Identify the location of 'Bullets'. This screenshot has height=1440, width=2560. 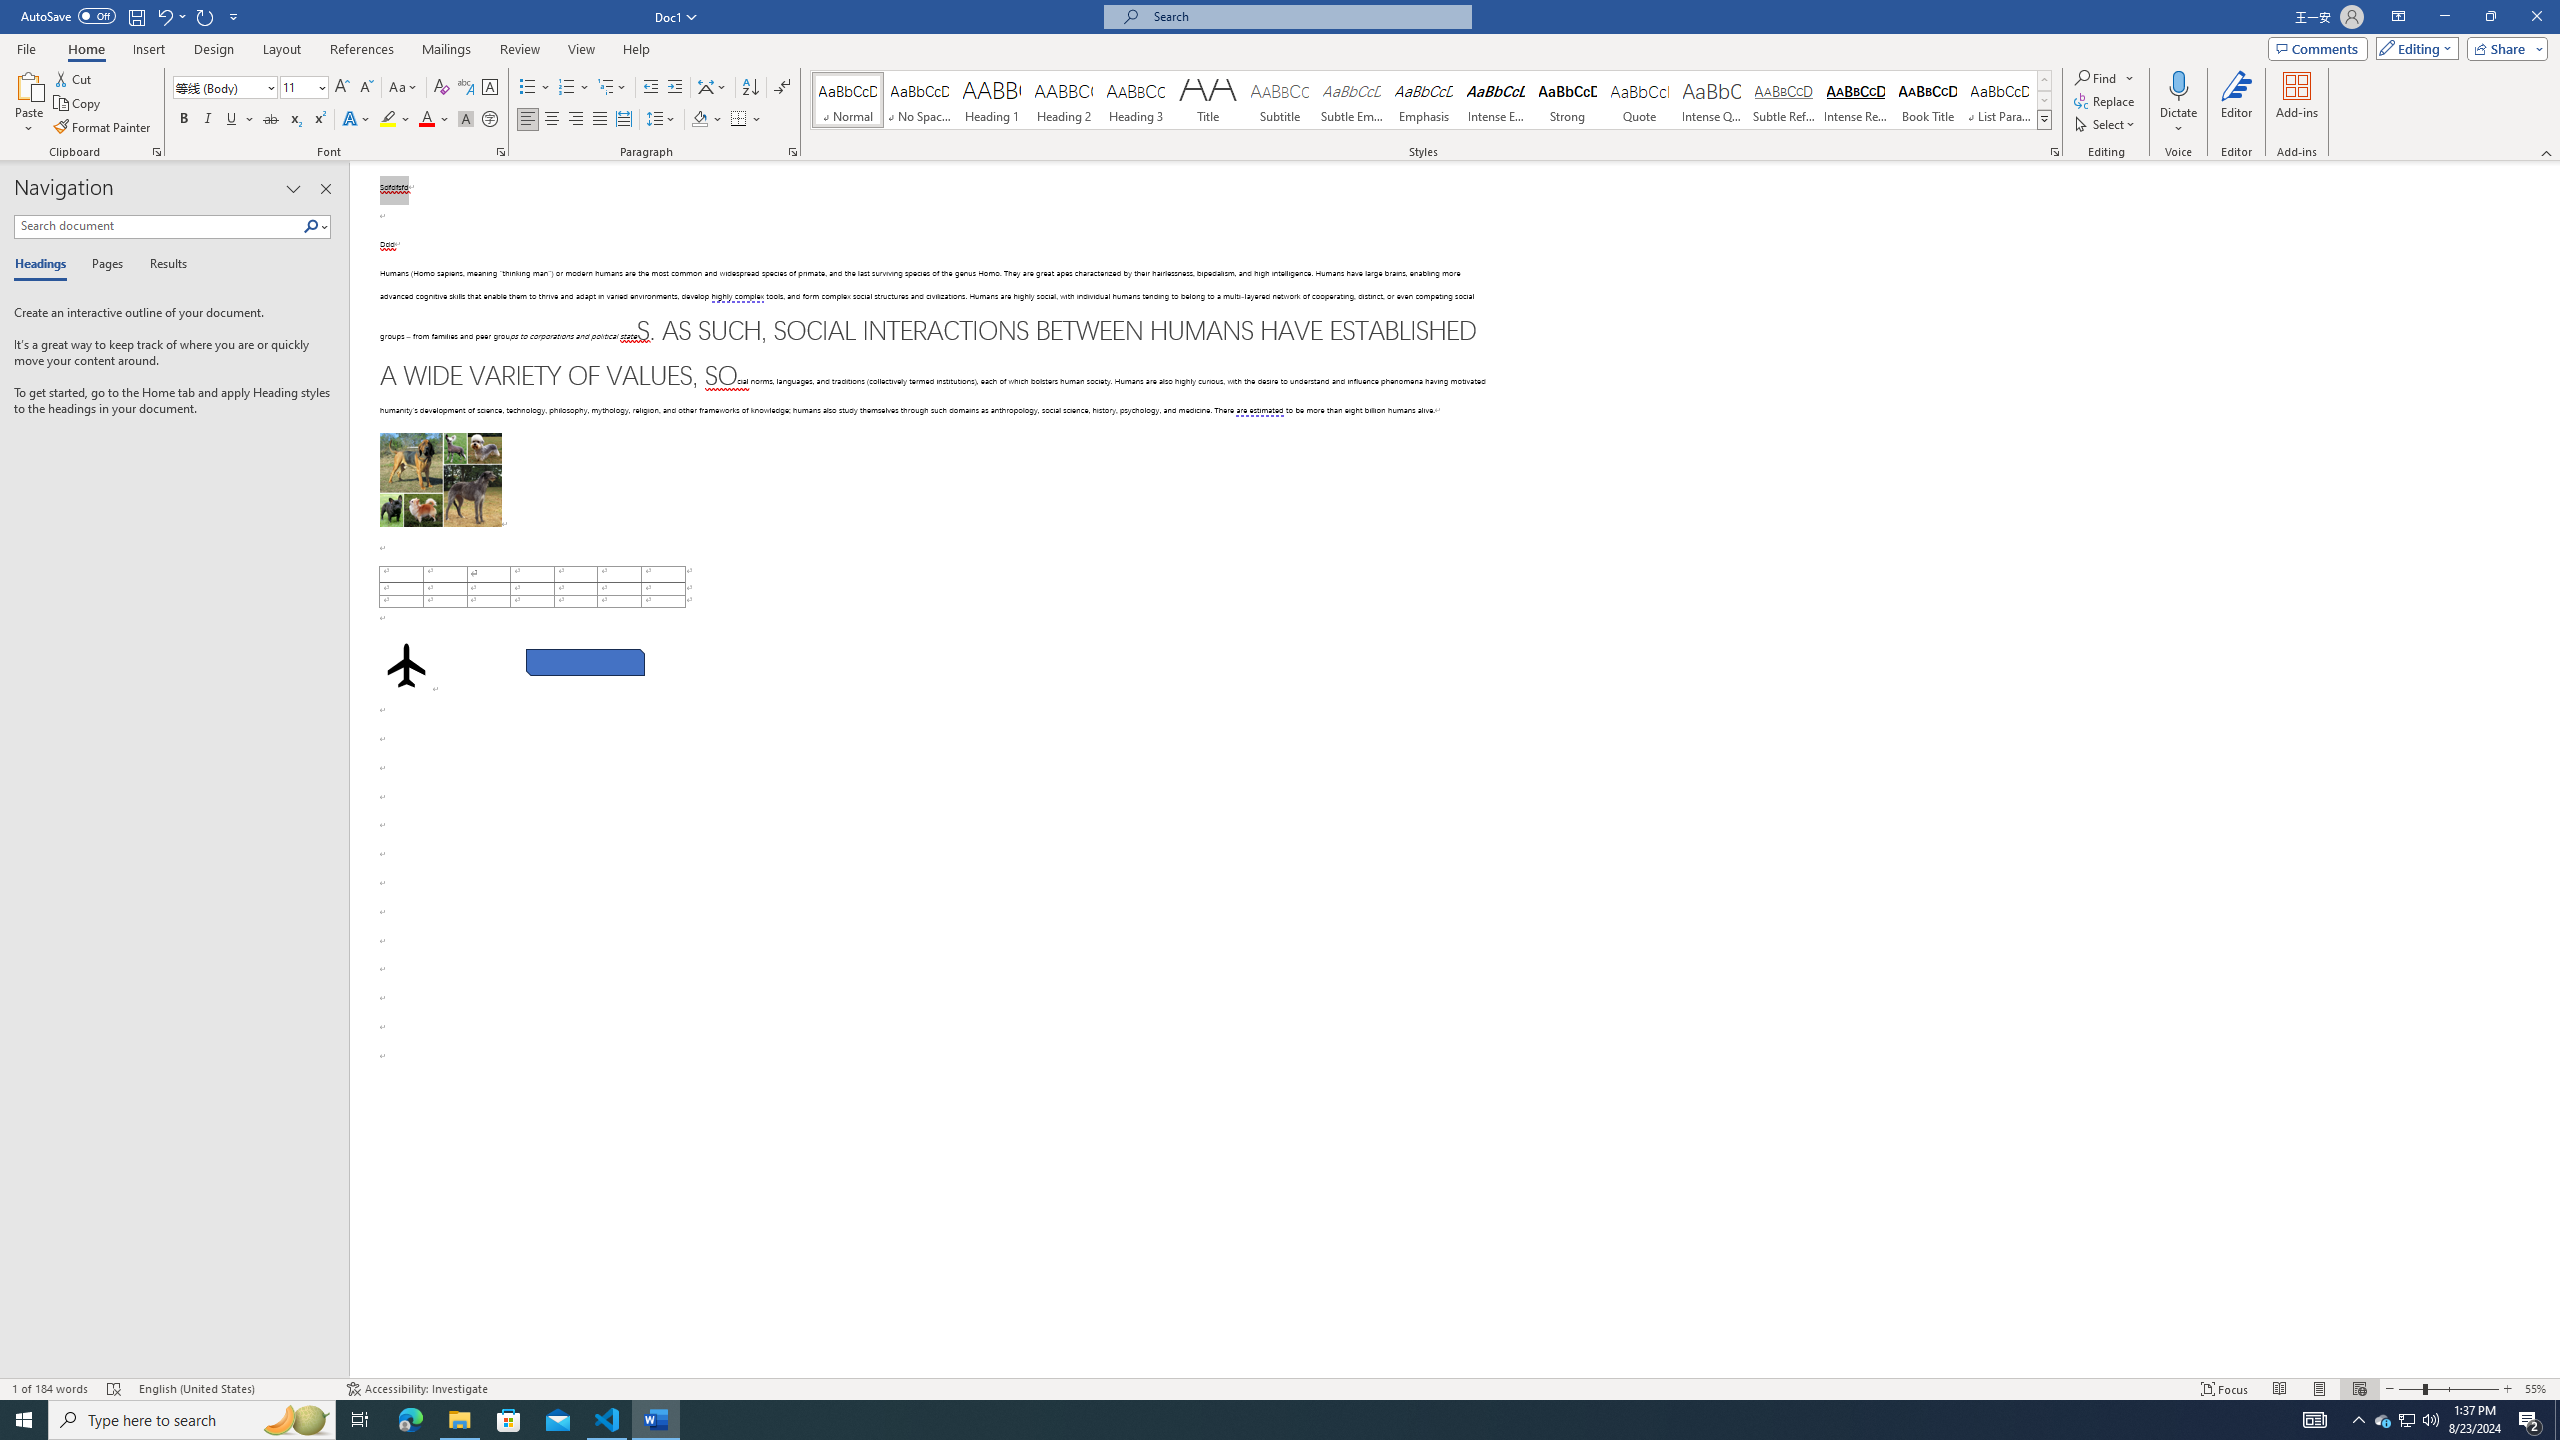
(527, 87).